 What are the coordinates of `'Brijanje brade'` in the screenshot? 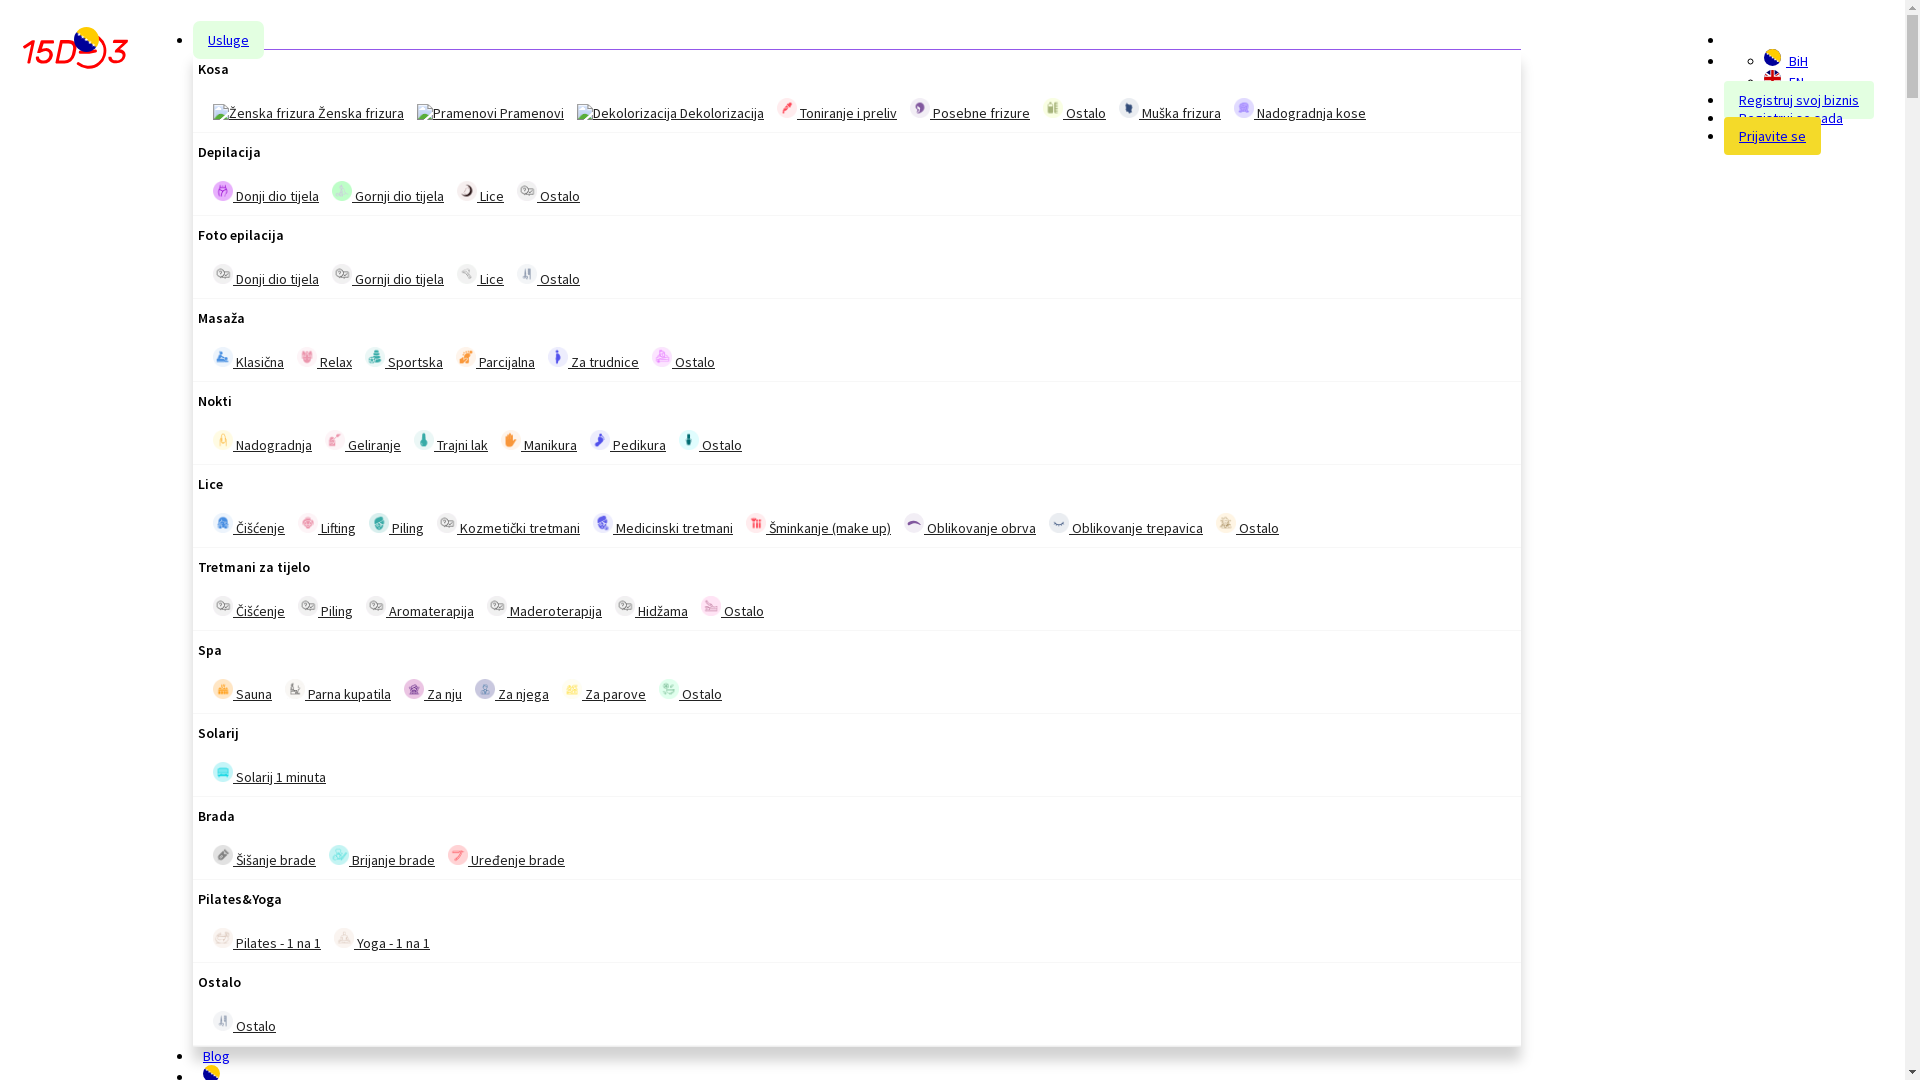 It's located at (382, 855).